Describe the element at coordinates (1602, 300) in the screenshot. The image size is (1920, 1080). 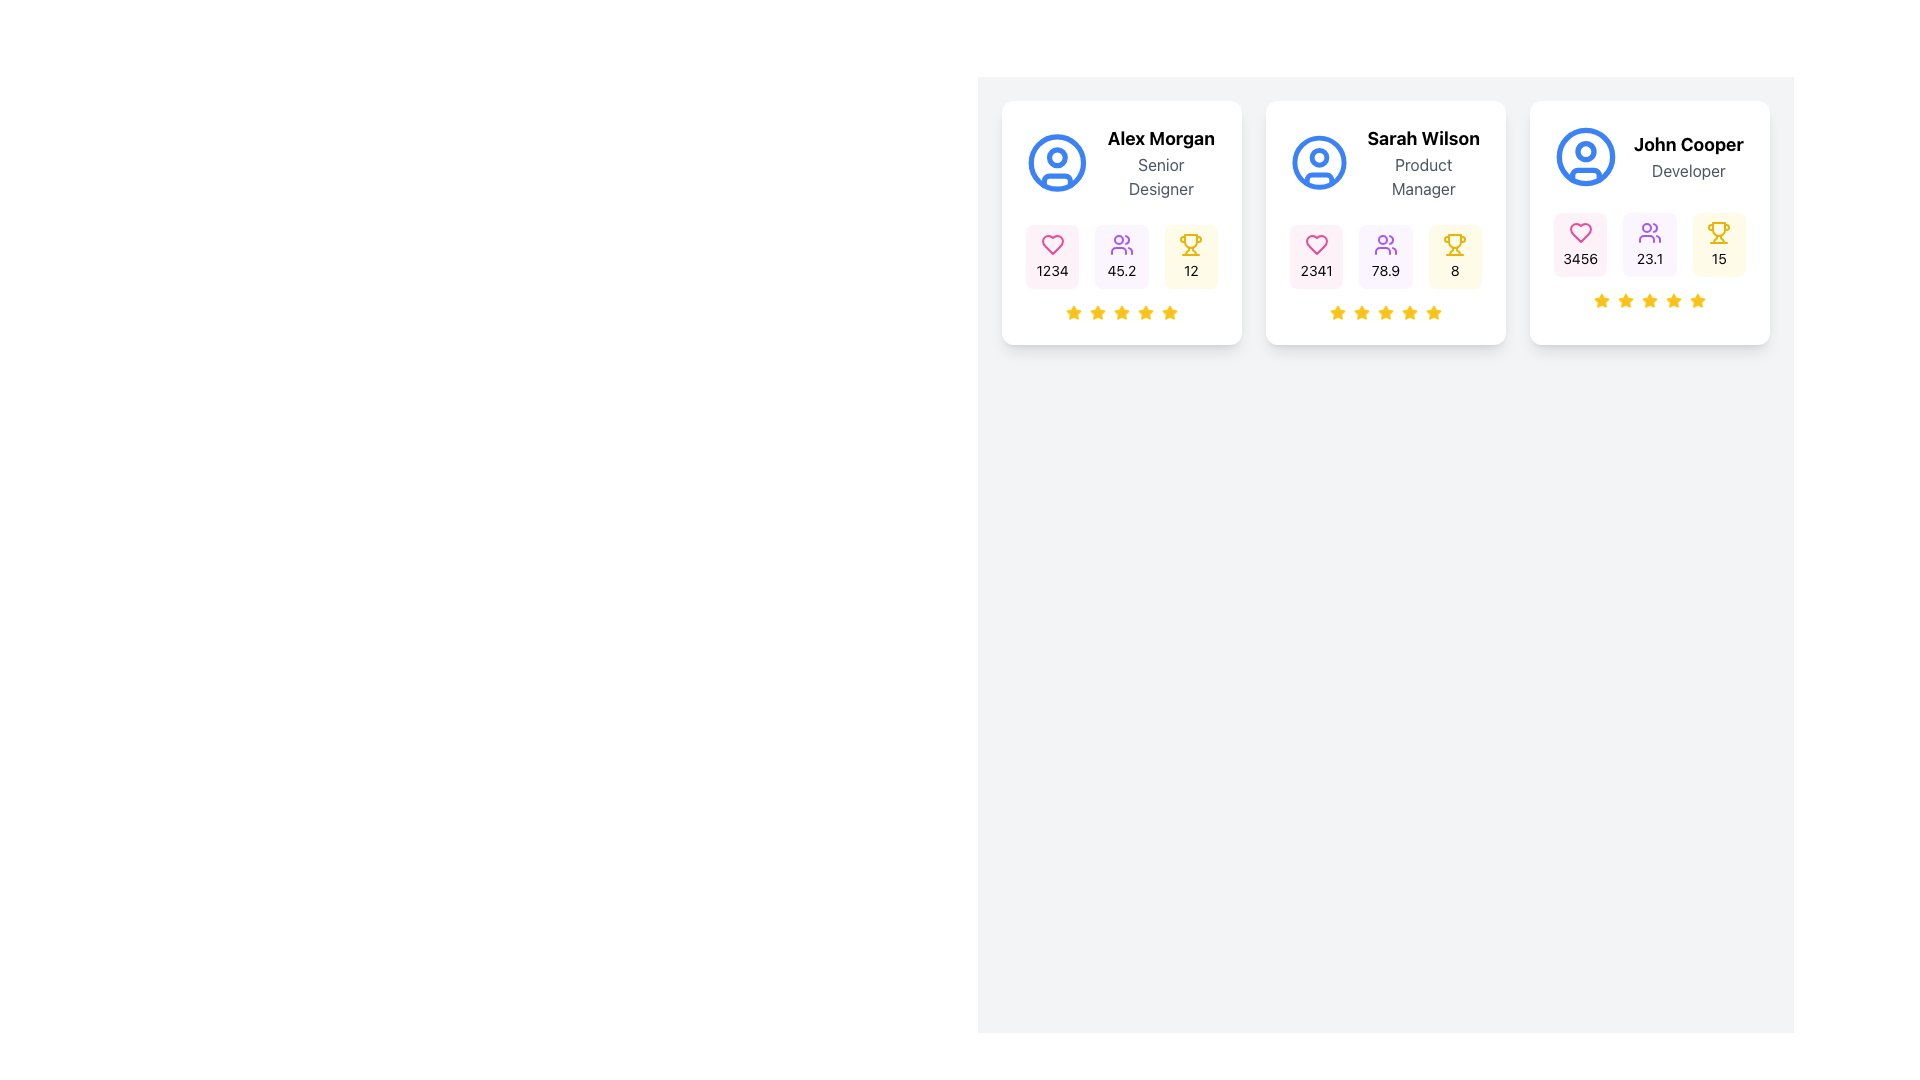
I see `the second star graphic icon in the five-star rating system below John Cooper's profile card` at that location.